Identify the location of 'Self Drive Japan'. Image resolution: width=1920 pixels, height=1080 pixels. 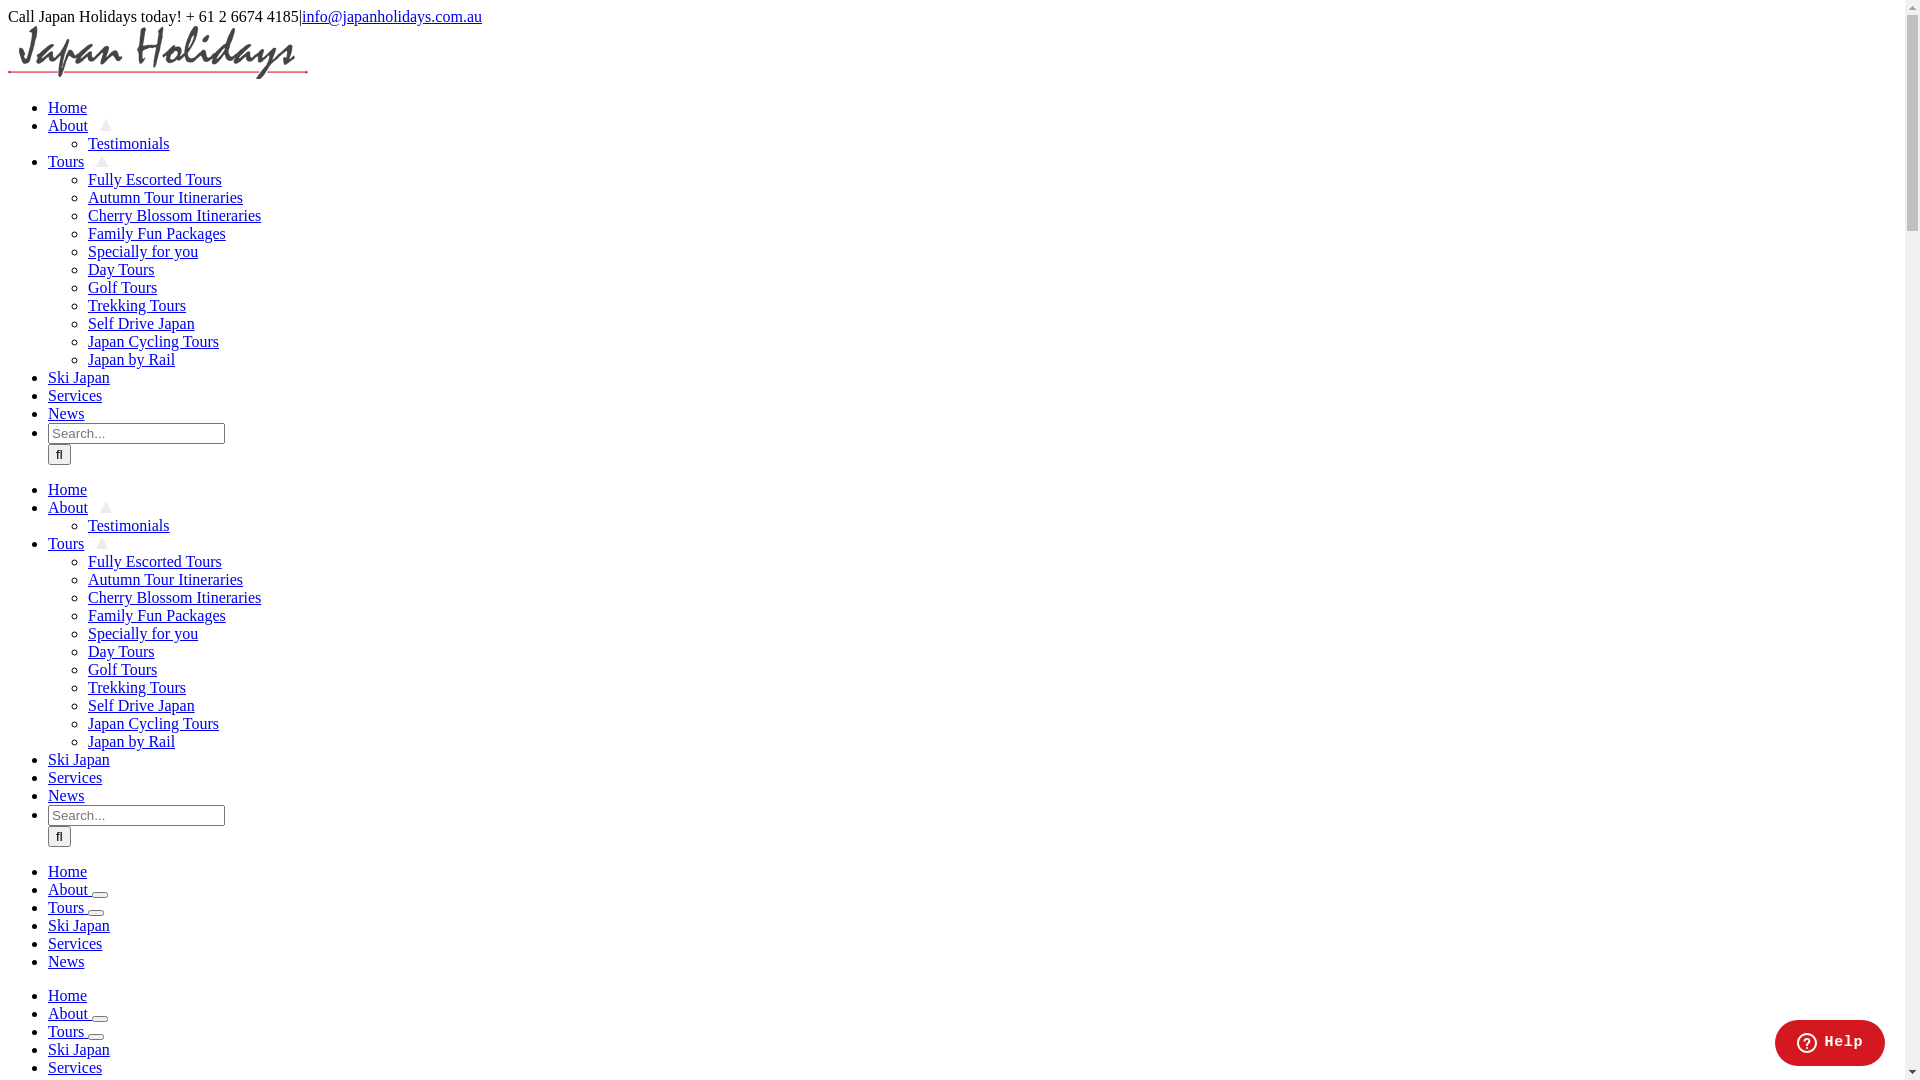
(140, 322).